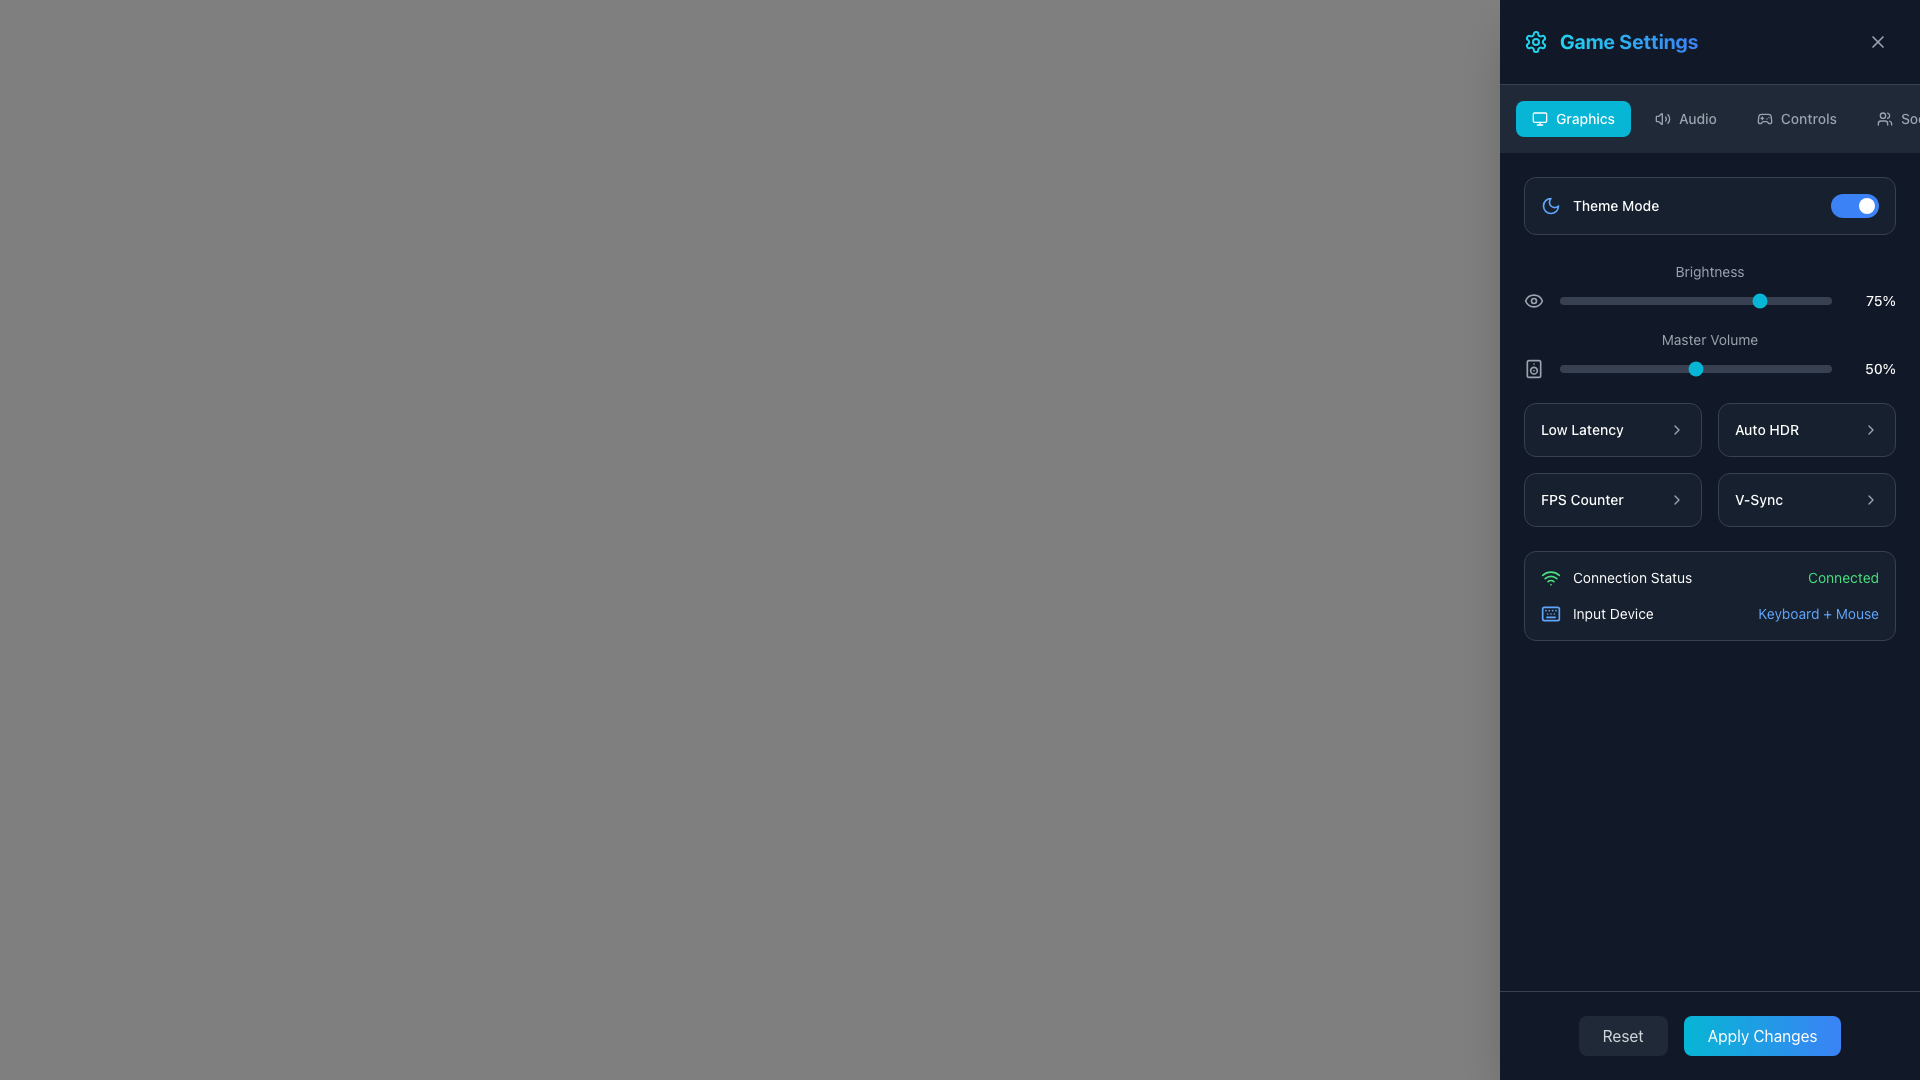 Image resolution: width=1920 pixels, height=1080 pixels. I want to click on the 'Controls' button located, so click(1796, 119).